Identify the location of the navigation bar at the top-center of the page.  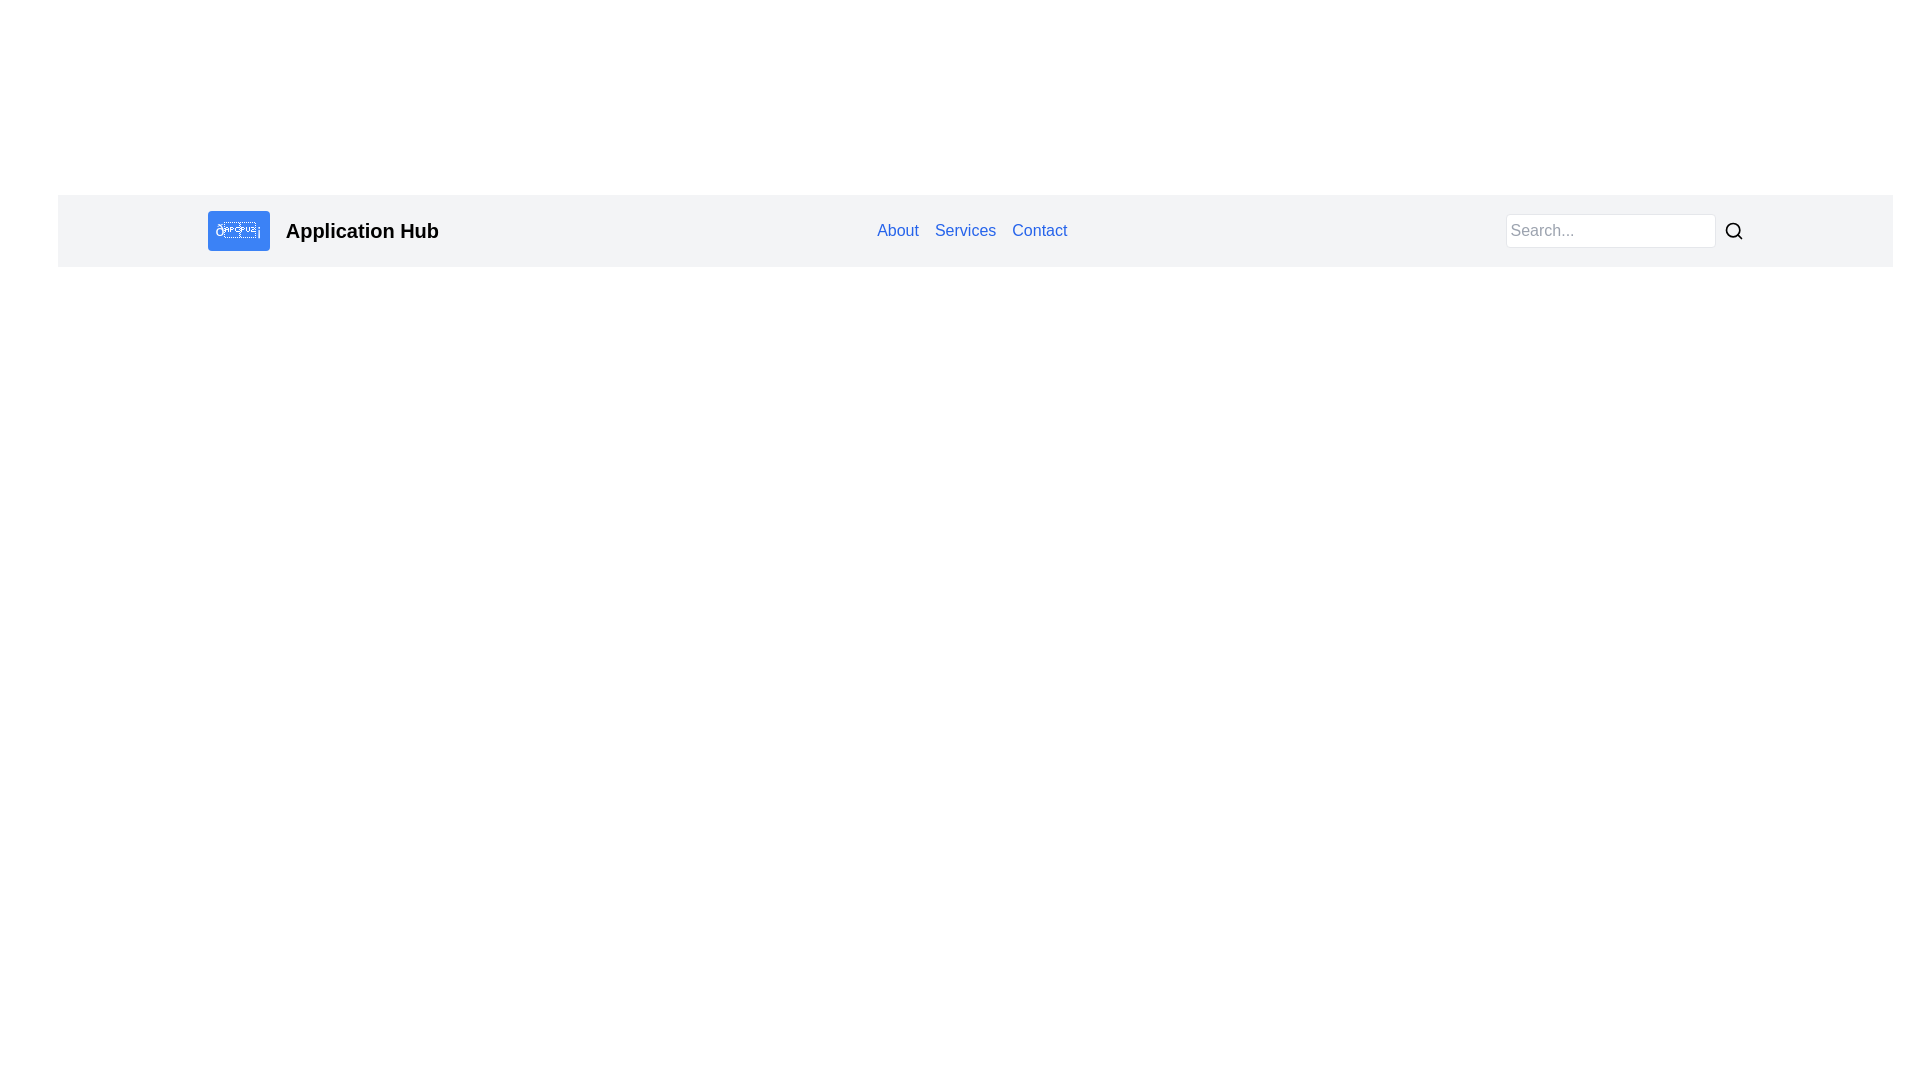
(975, 230).